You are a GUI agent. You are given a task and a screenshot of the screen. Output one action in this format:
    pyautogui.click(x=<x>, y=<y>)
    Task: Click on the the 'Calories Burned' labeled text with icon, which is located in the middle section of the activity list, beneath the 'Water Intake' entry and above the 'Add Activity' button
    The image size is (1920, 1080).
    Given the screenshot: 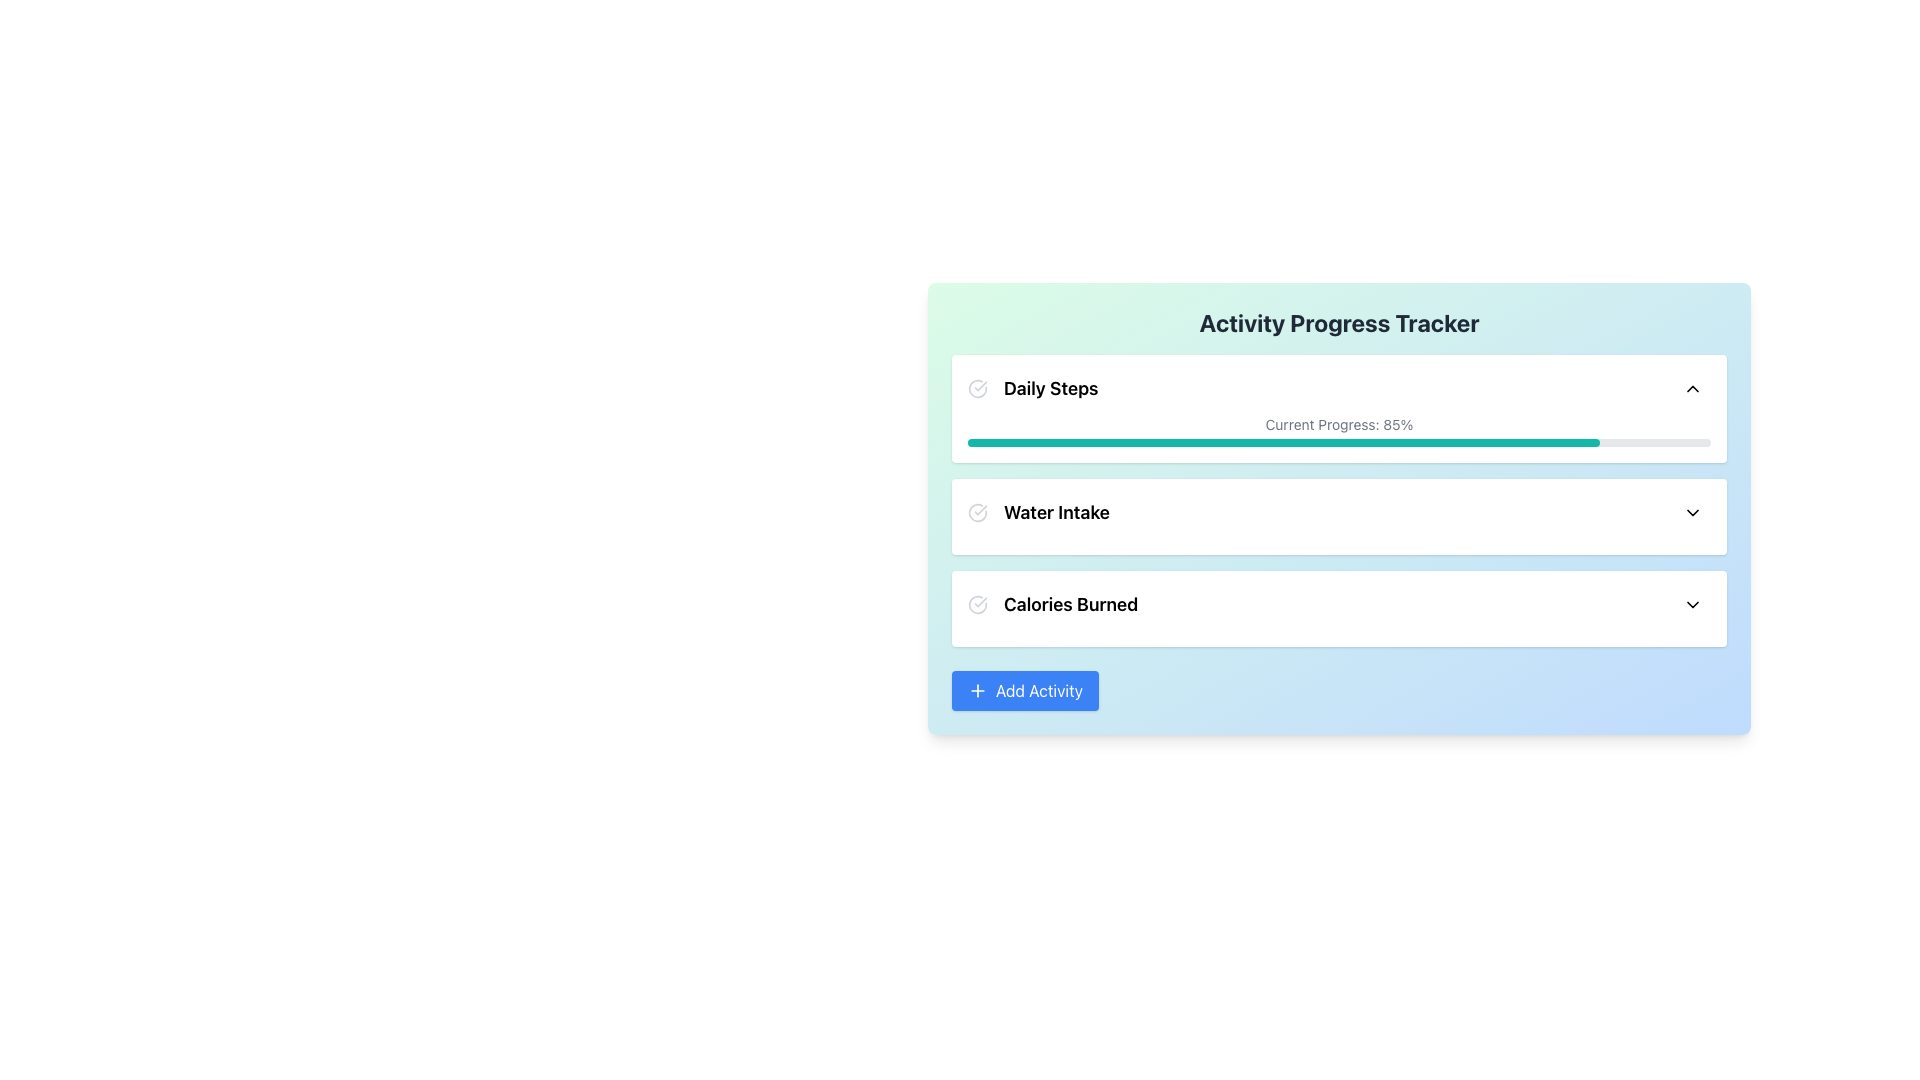 What is the action you would take?
    pyautogui.click(x=1052, y=604)
    